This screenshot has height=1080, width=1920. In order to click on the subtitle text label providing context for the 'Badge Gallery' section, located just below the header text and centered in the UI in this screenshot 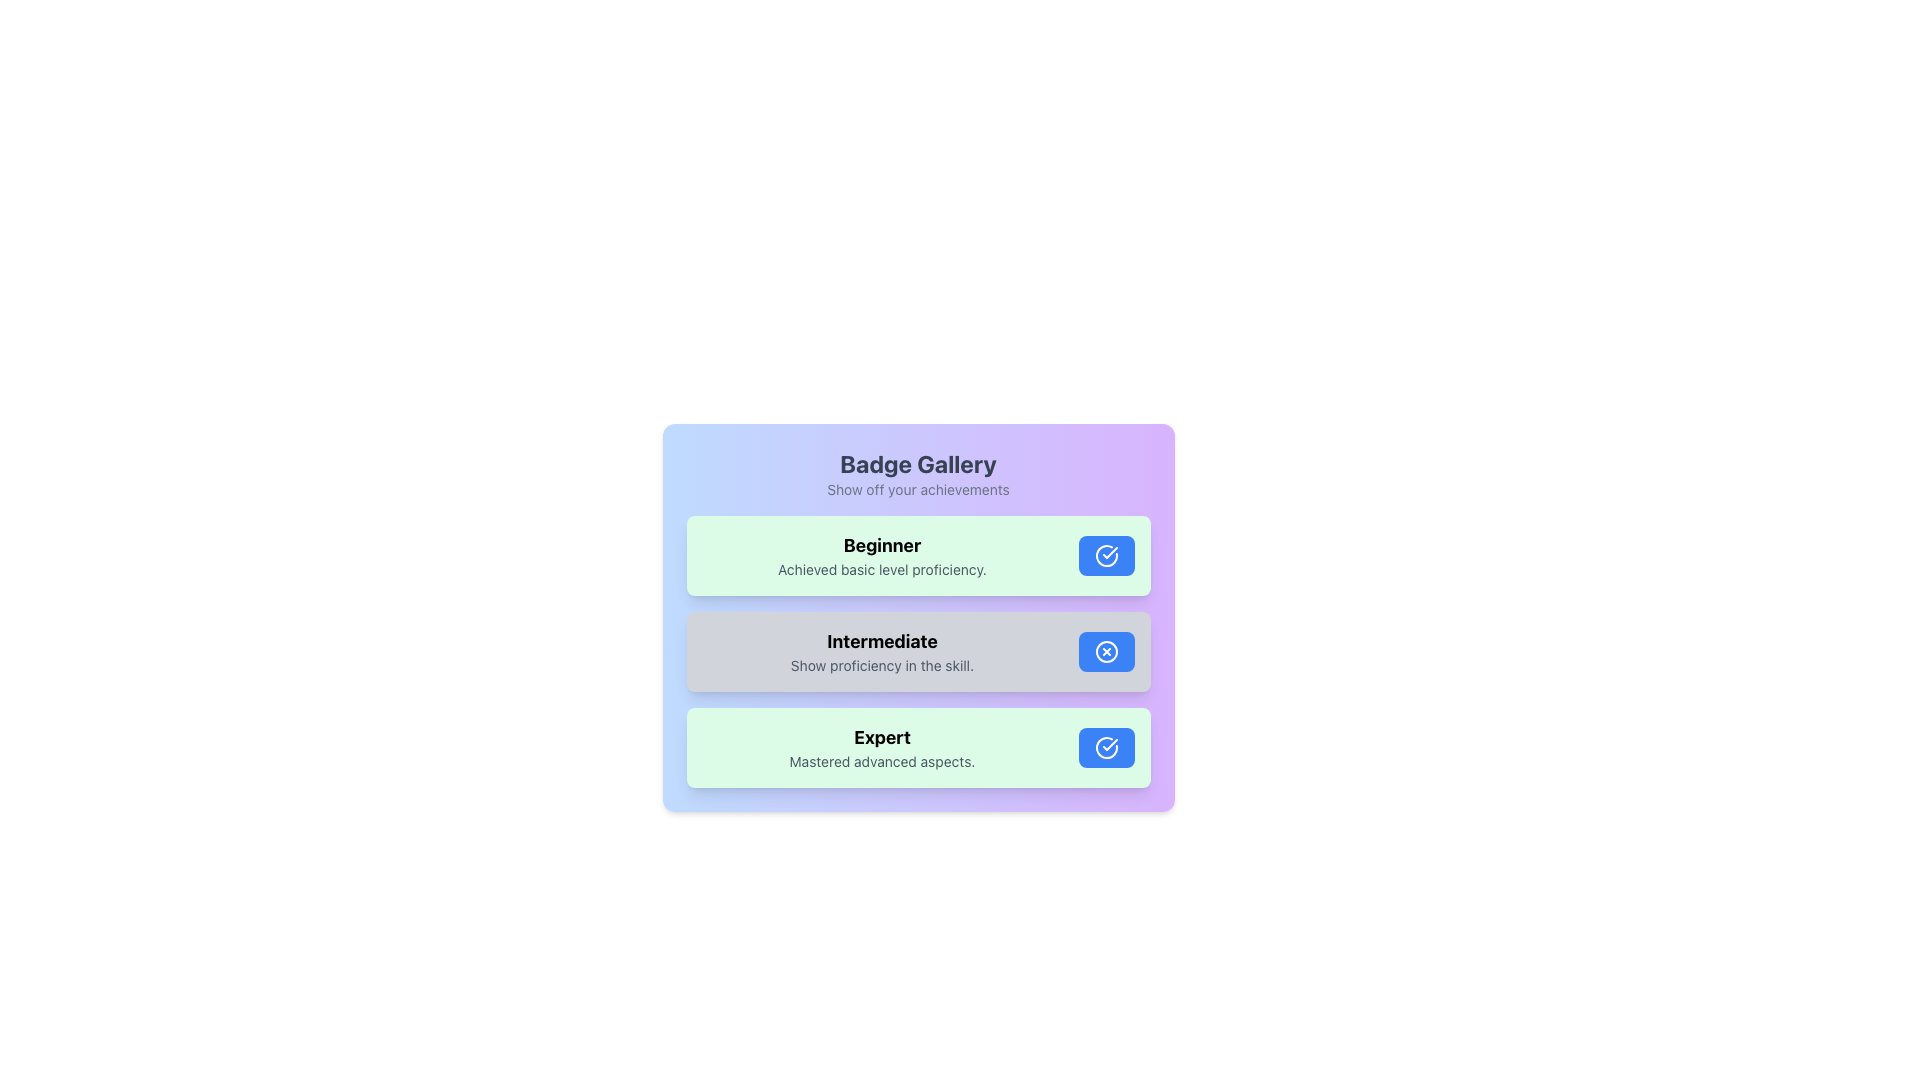, I will do `click(917, 489)`.